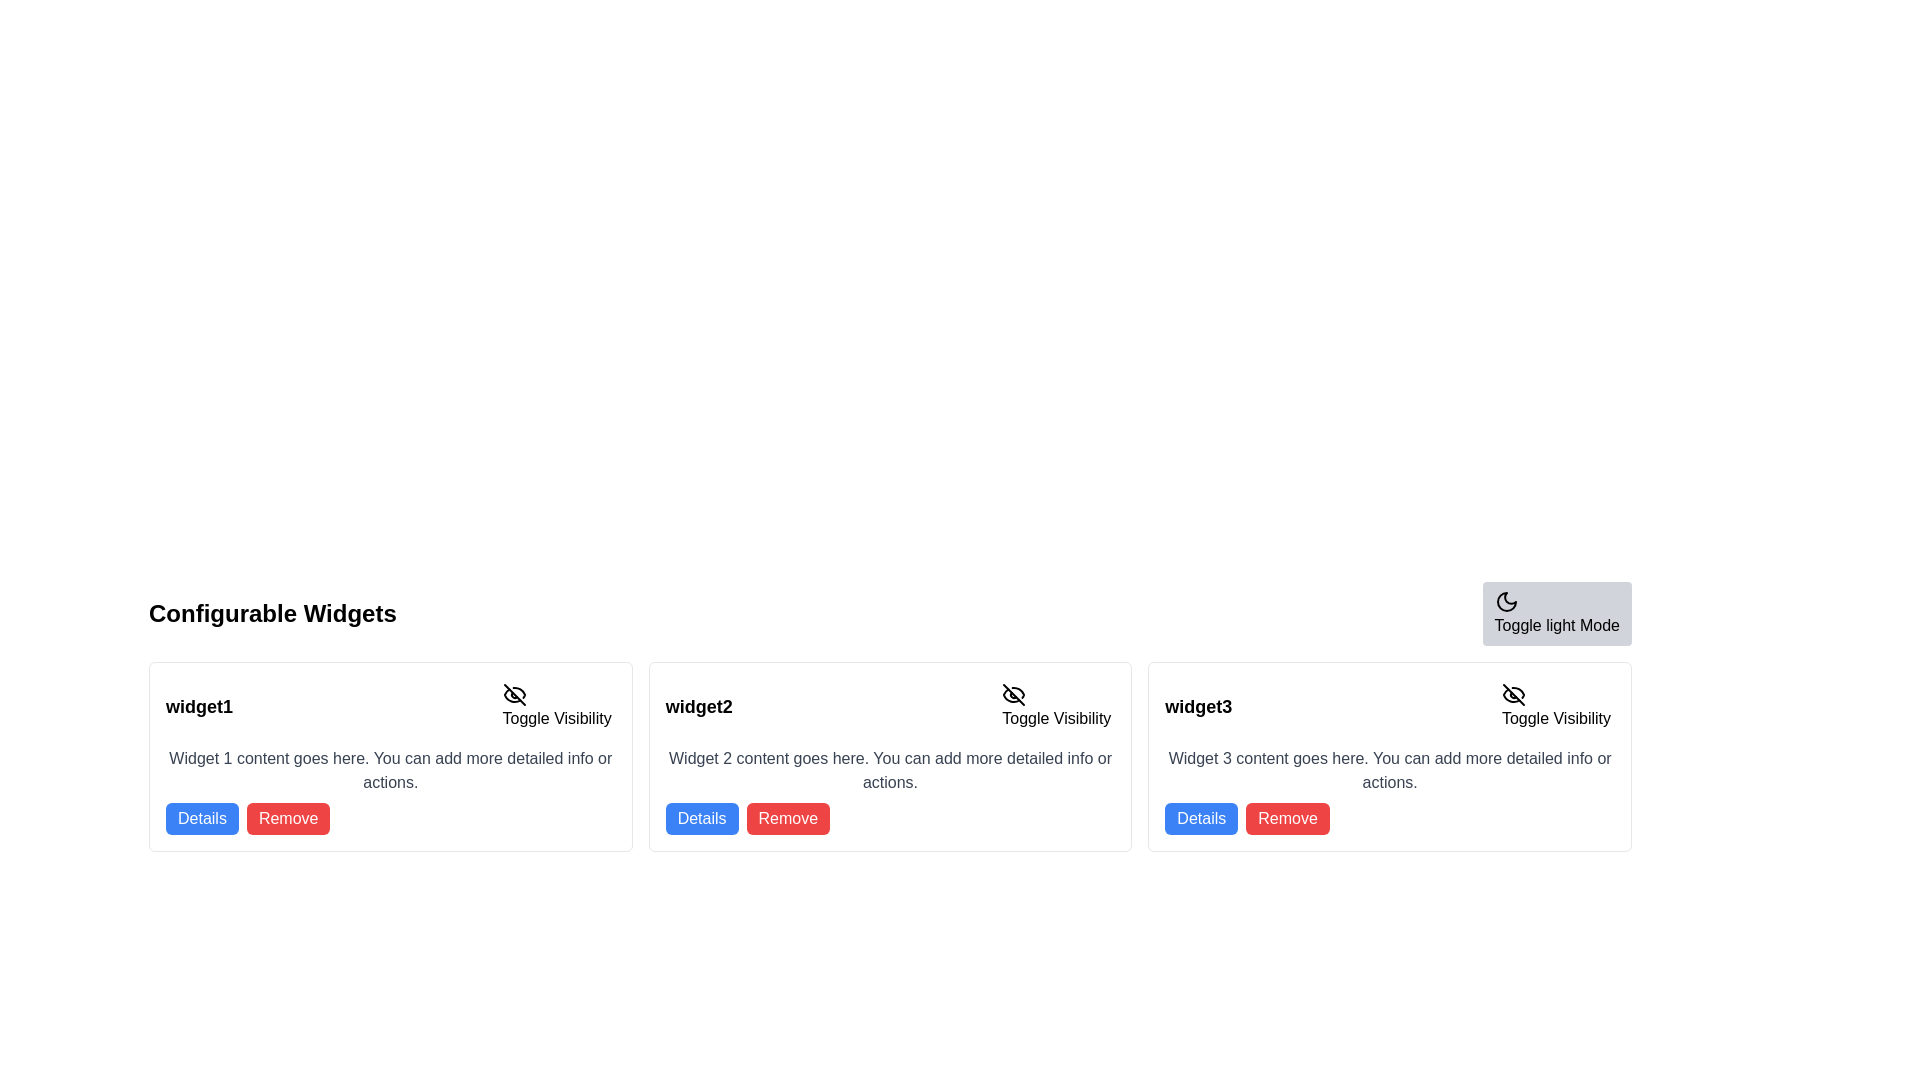 The height and width of the screenshot is (1080, 1920). Describe the element at coordinates (889, 770) in the screenshot. I see `the static text block that displays descriptive information related to the 'widget2' card, which is located in the center of the rectangular card in the second position under the header 'Configurable Widgets'` at that location.